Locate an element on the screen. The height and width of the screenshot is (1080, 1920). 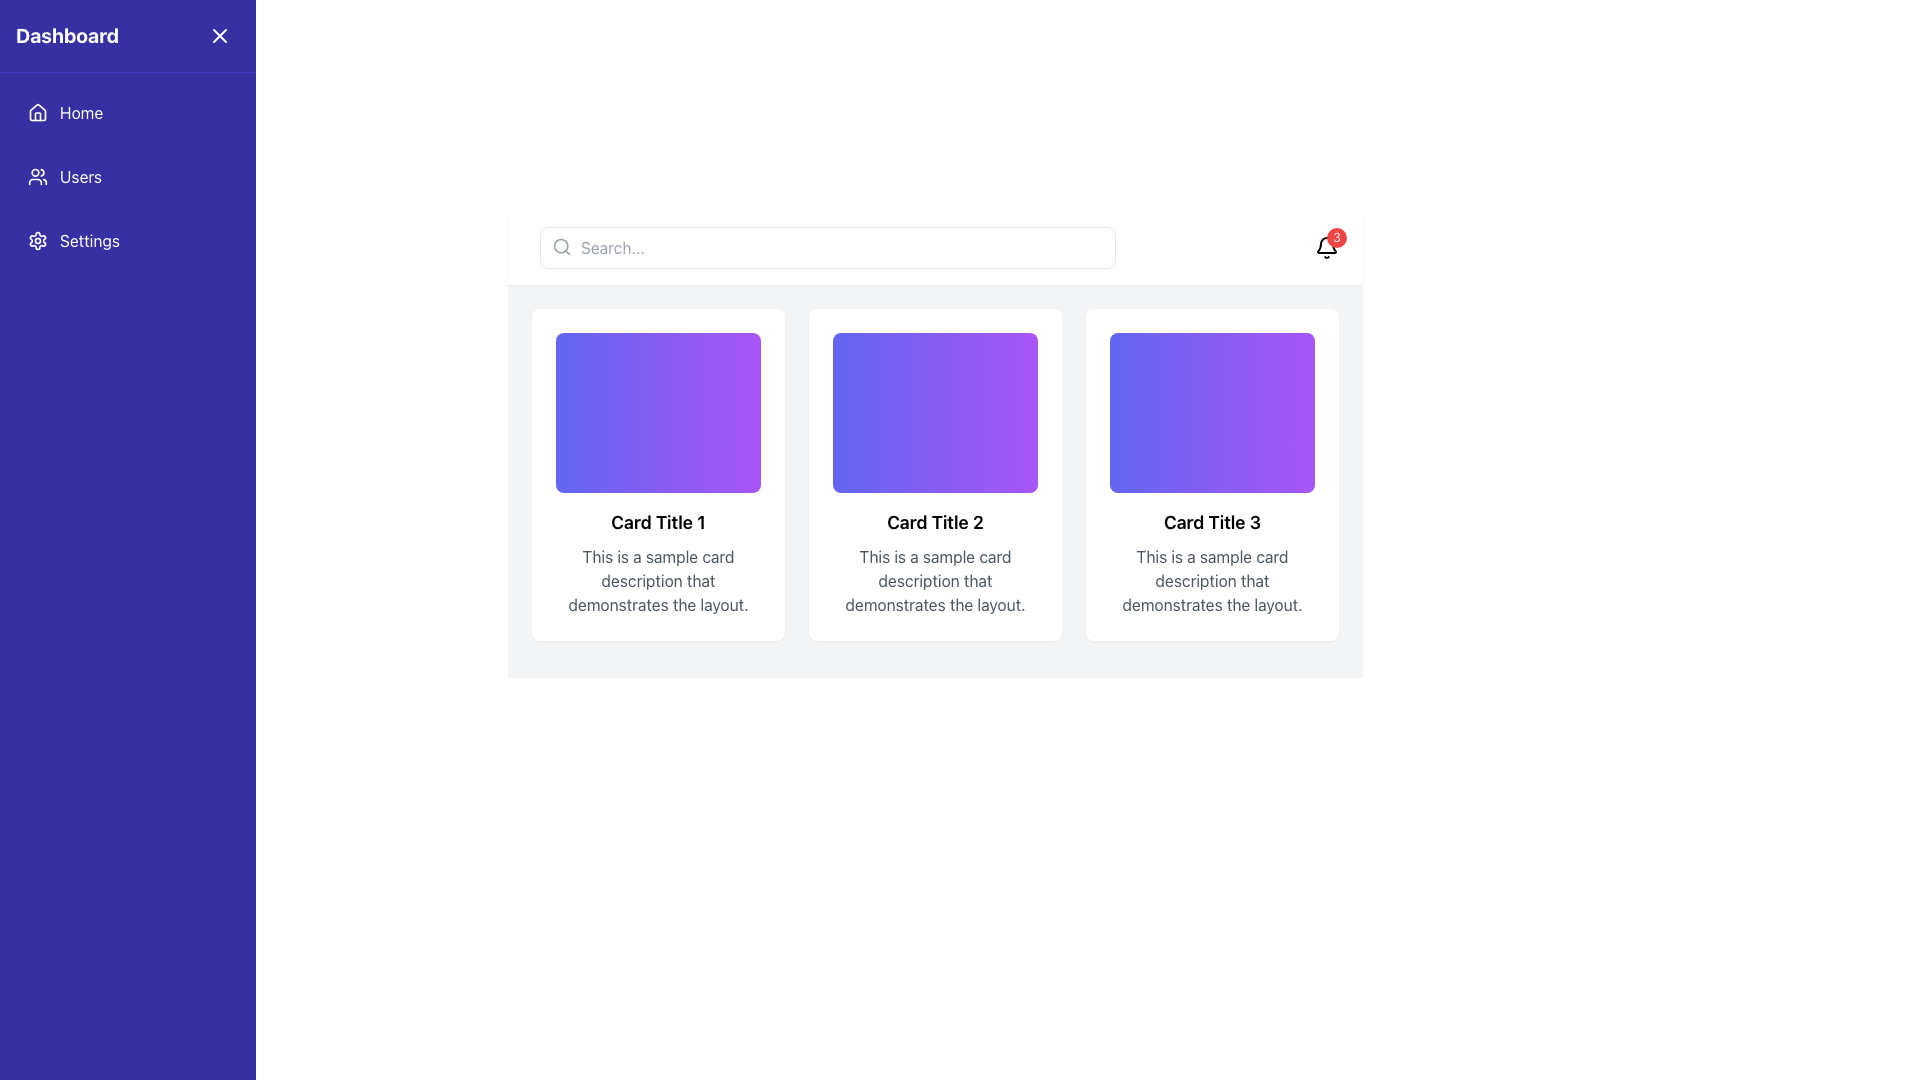
the circular button with a white 'X' icon on a purple background located in the top-right corner of the 'Dashboard' panel is located at coordinates (220, 35).